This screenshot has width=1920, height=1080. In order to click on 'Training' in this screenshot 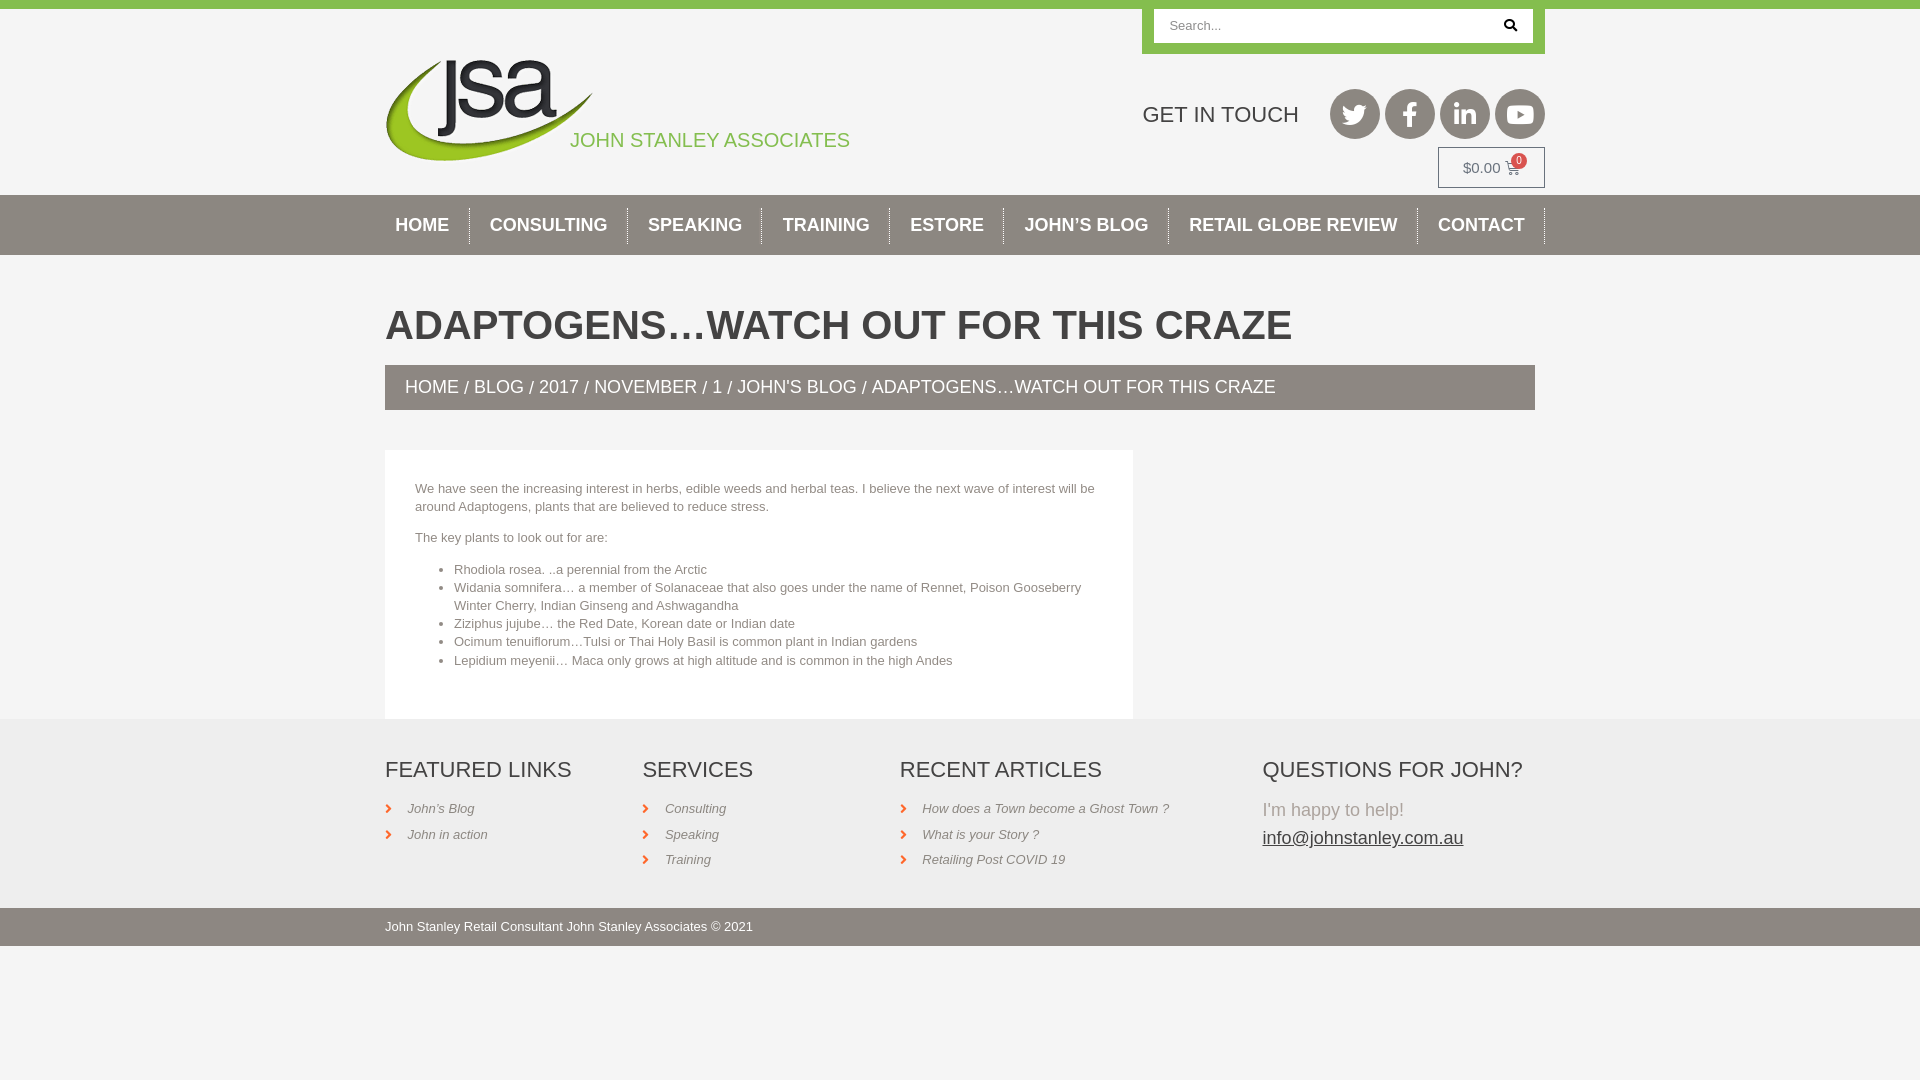, I will do `click(676, 859)`.